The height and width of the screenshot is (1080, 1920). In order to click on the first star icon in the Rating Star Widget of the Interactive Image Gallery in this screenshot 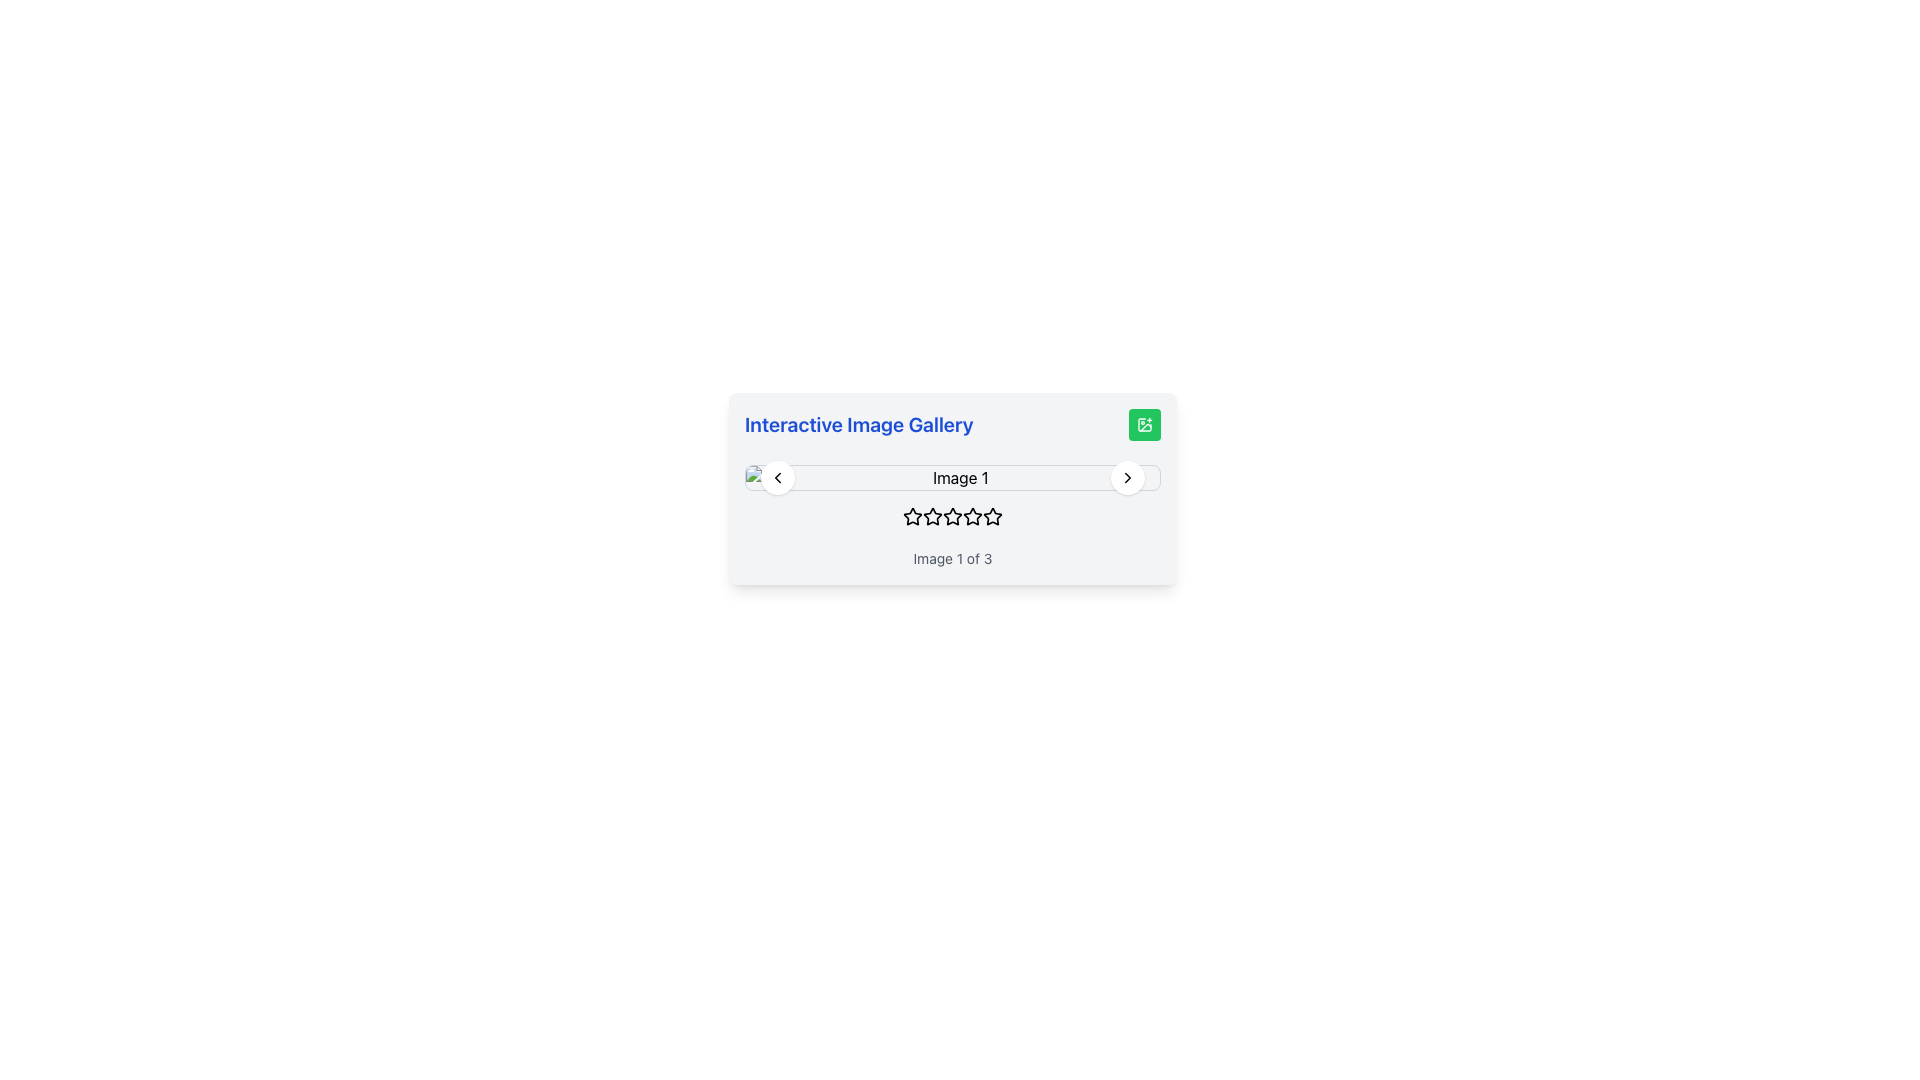, I will do `click(911, 515)`.